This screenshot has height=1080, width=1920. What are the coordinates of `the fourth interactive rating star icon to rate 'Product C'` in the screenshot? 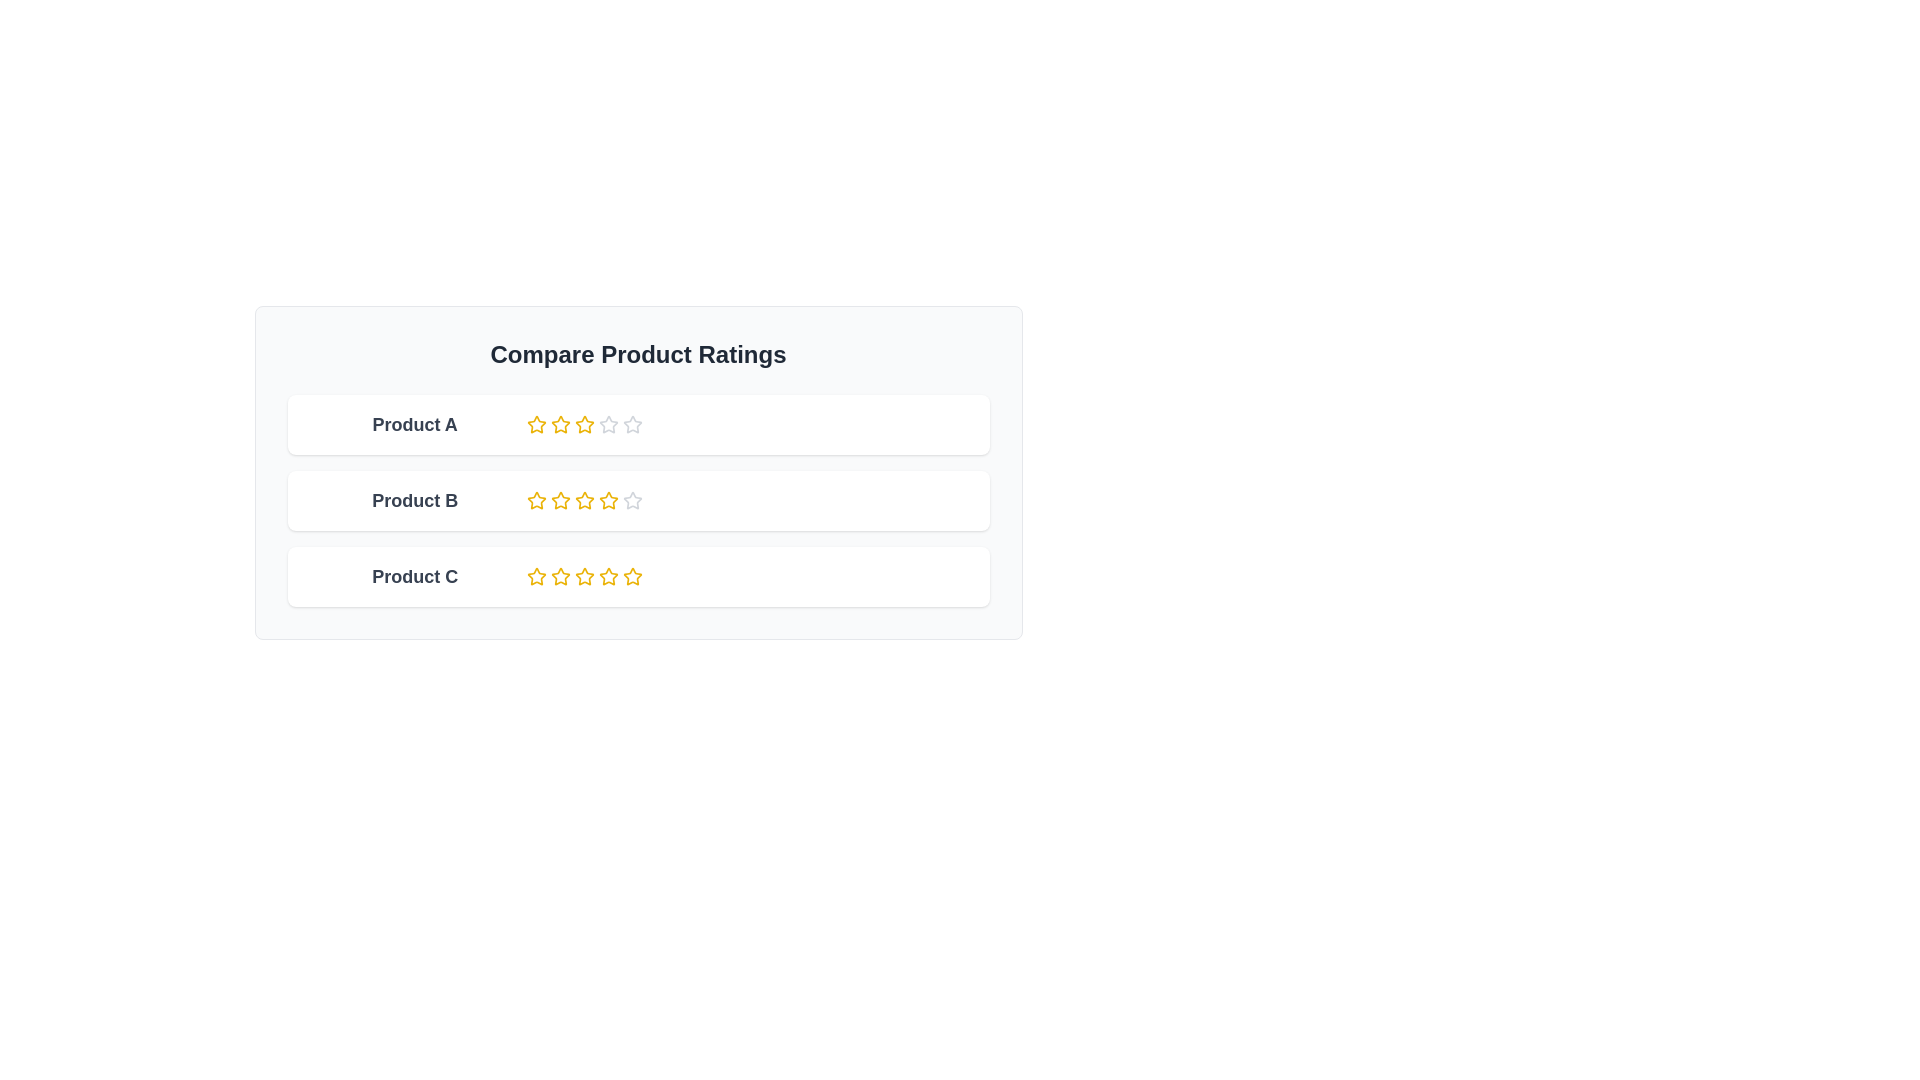 It's located at (607, 576).